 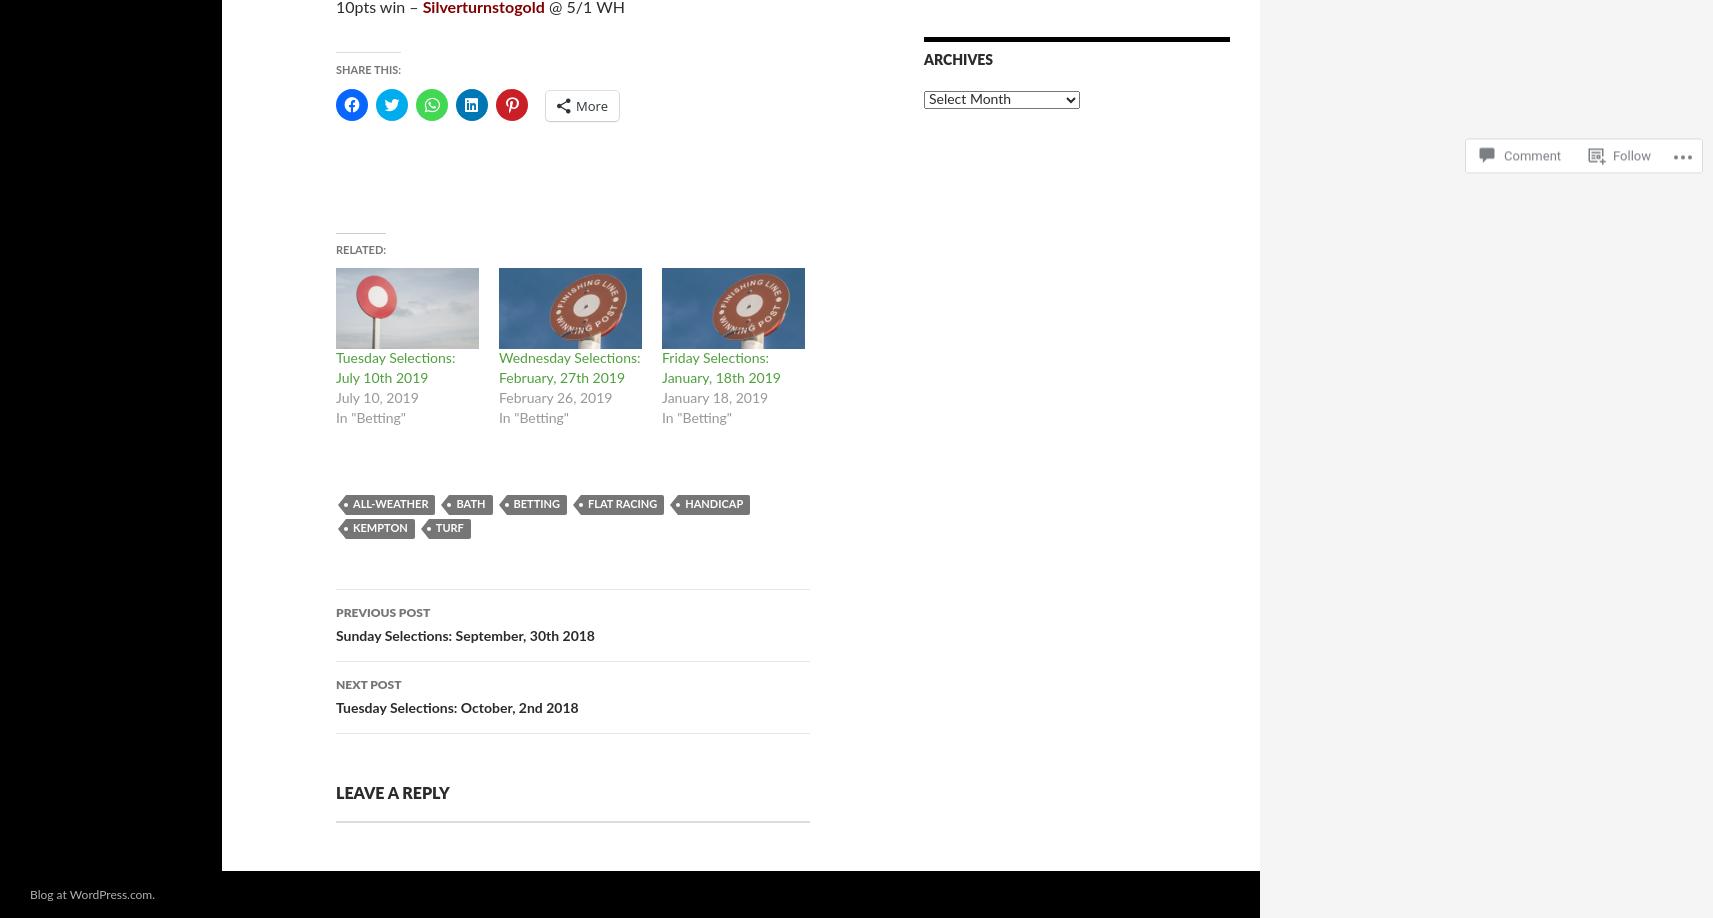 What do you see at coordinates (91, 893) in the screenshot?
I see `'Blog at WordPress.com.'` at bounding box center [91, 893].